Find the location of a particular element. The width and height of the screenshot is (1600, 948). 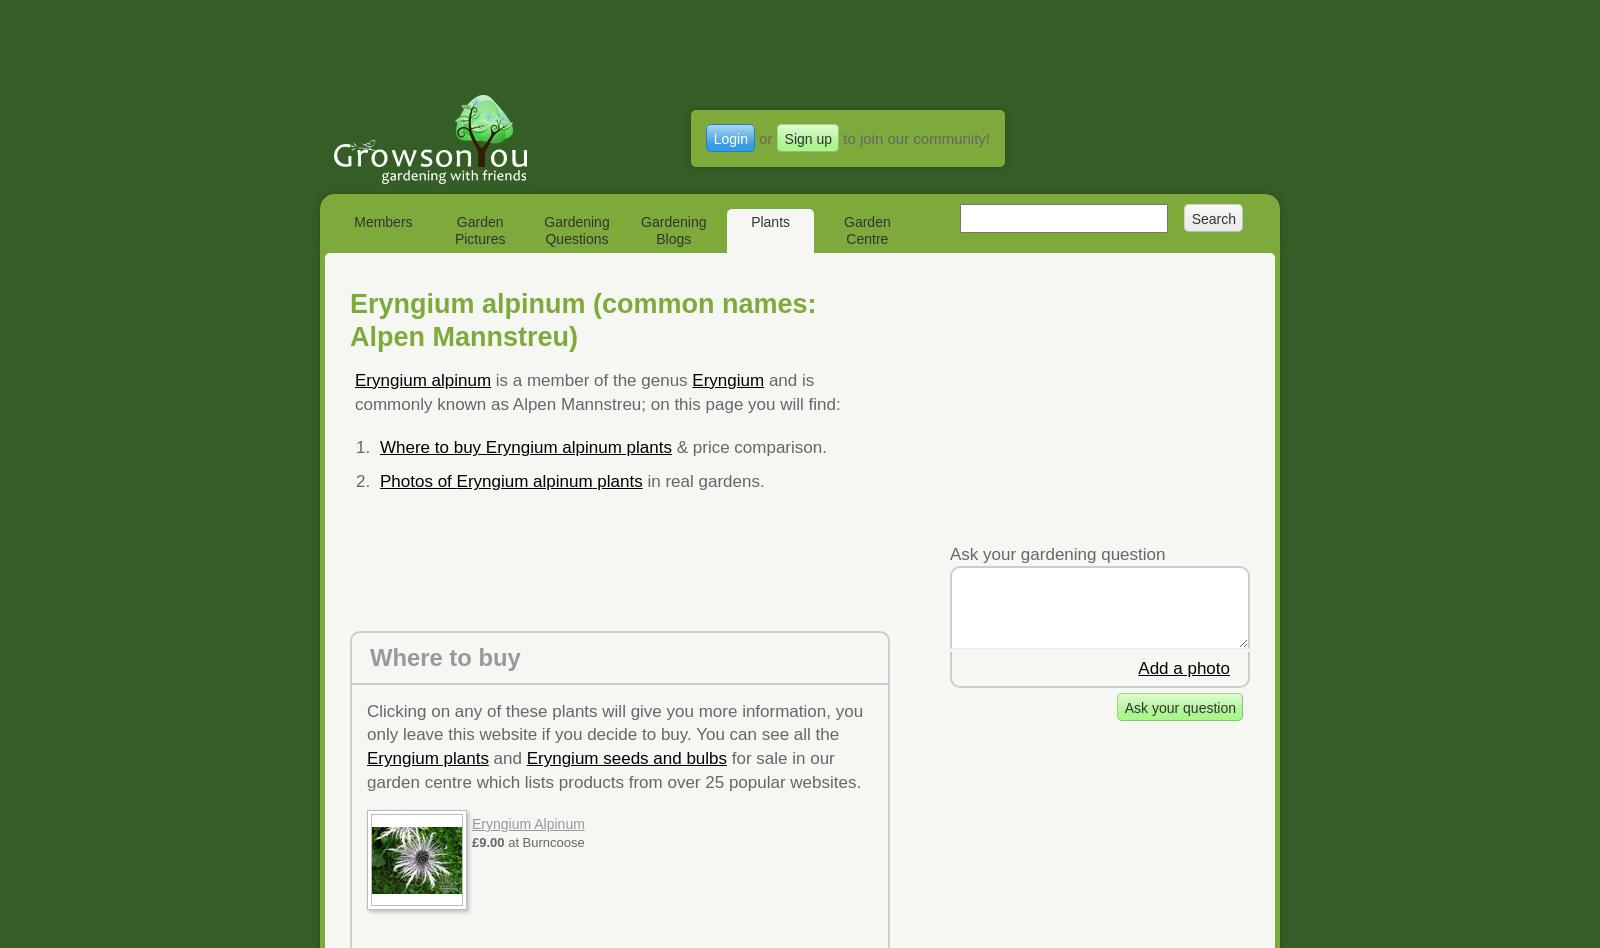

'in real gardens.' is located at coordinates (641, 481).